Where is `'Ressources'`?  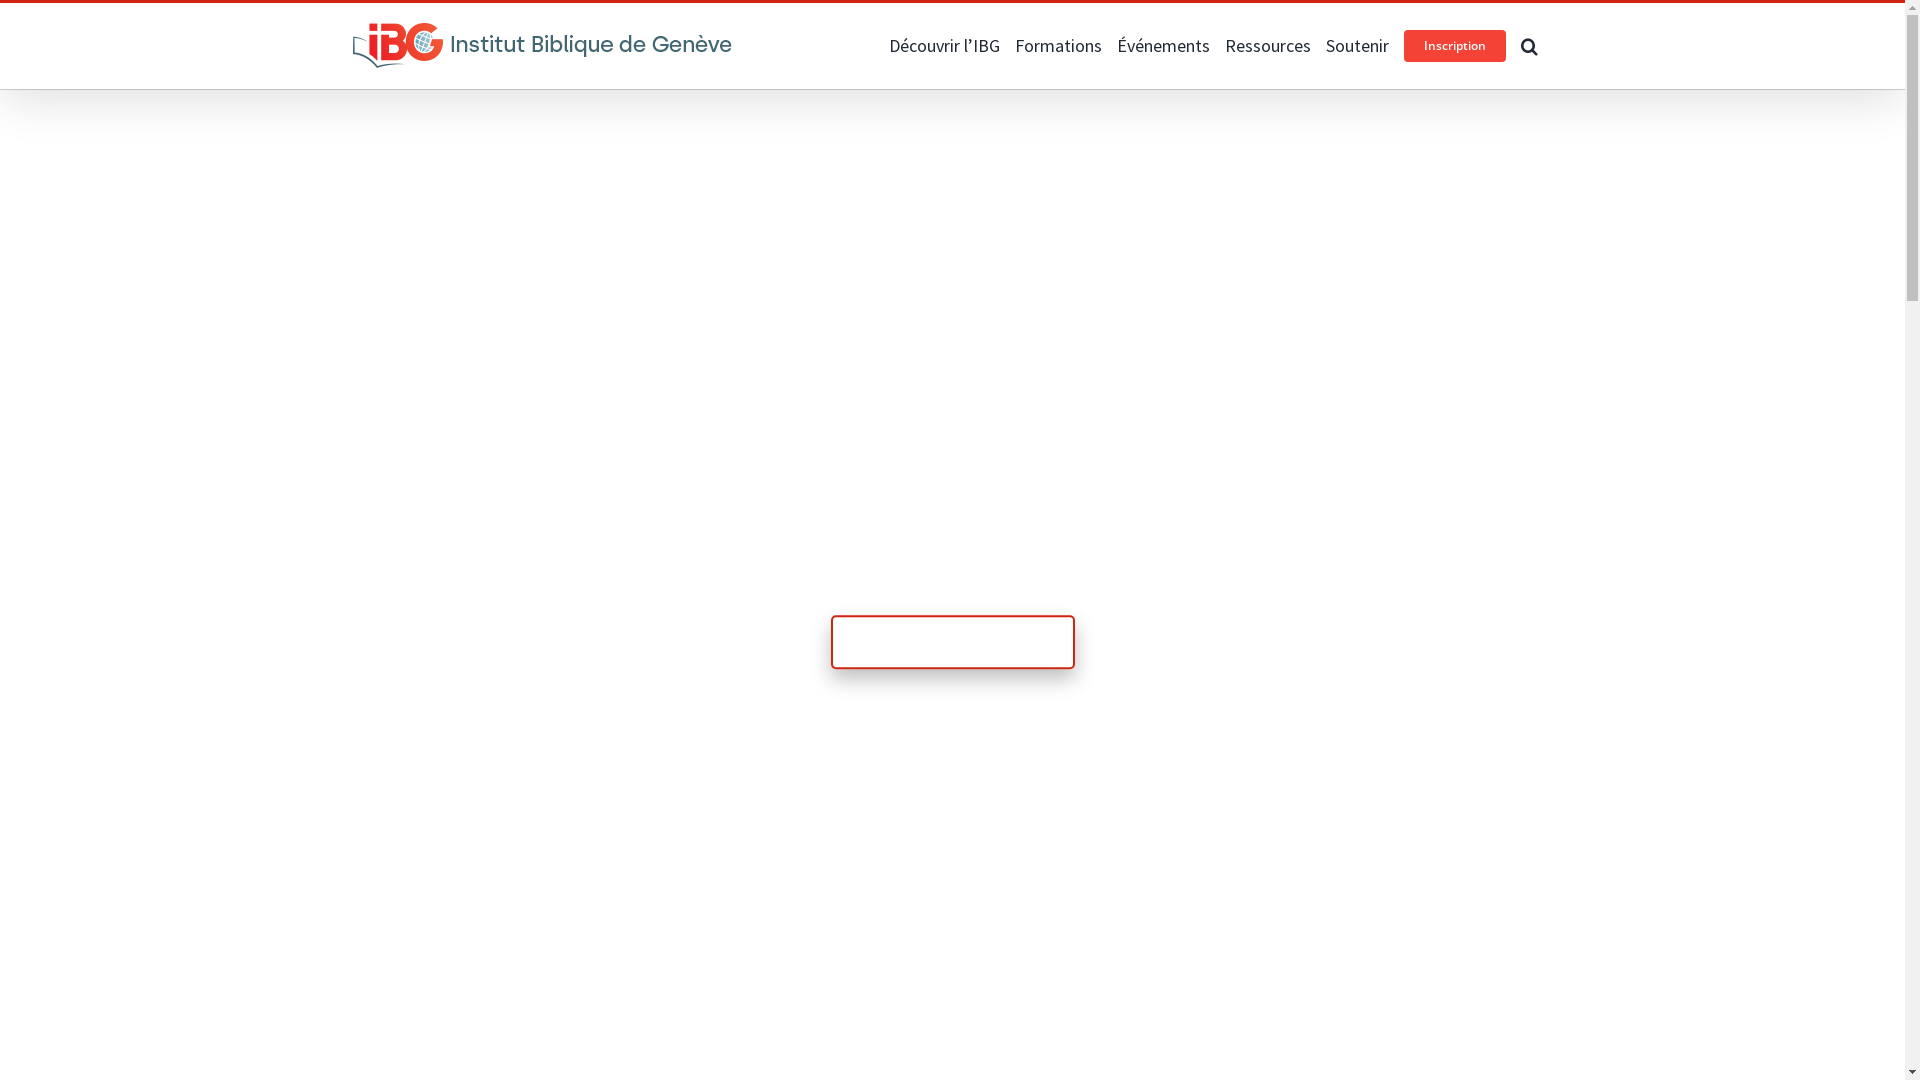
'Ressources' is located at coordinates (1266, 45).